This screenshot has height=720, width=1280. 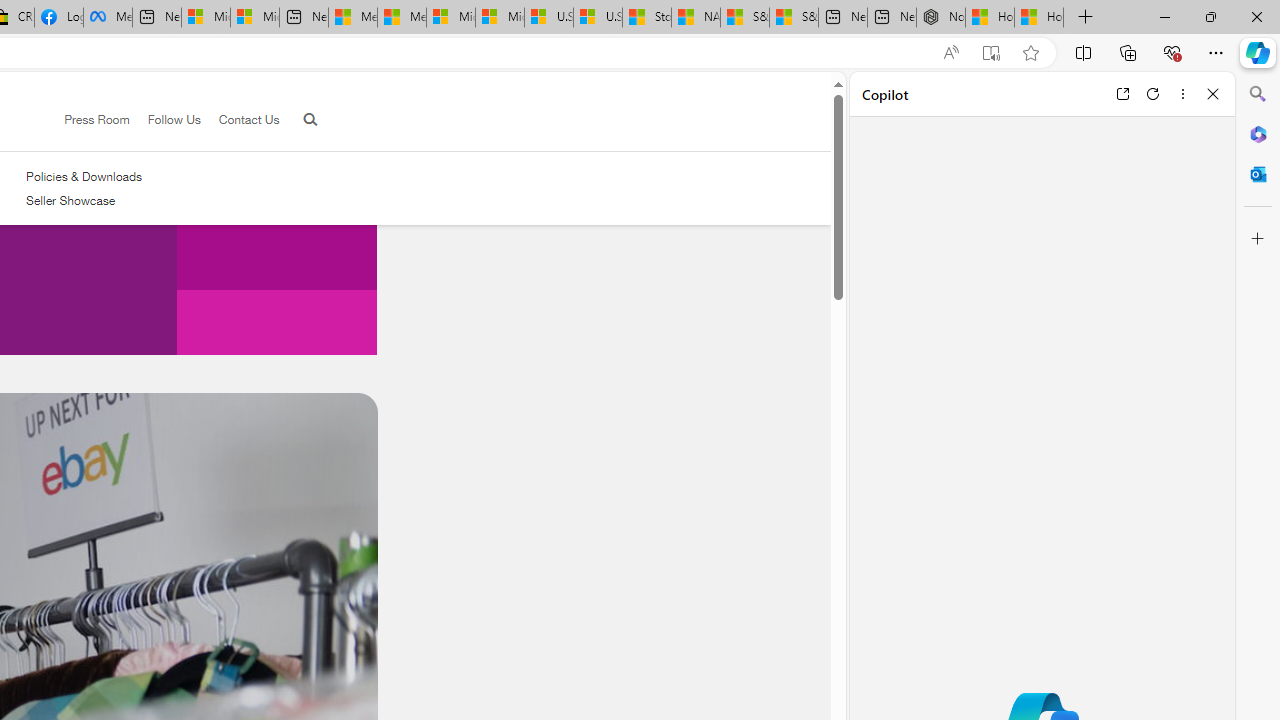 What do you see at coordinates (96, 119) in the screenshot?
I see `'Press Room'` at bounding box center [96, 119].